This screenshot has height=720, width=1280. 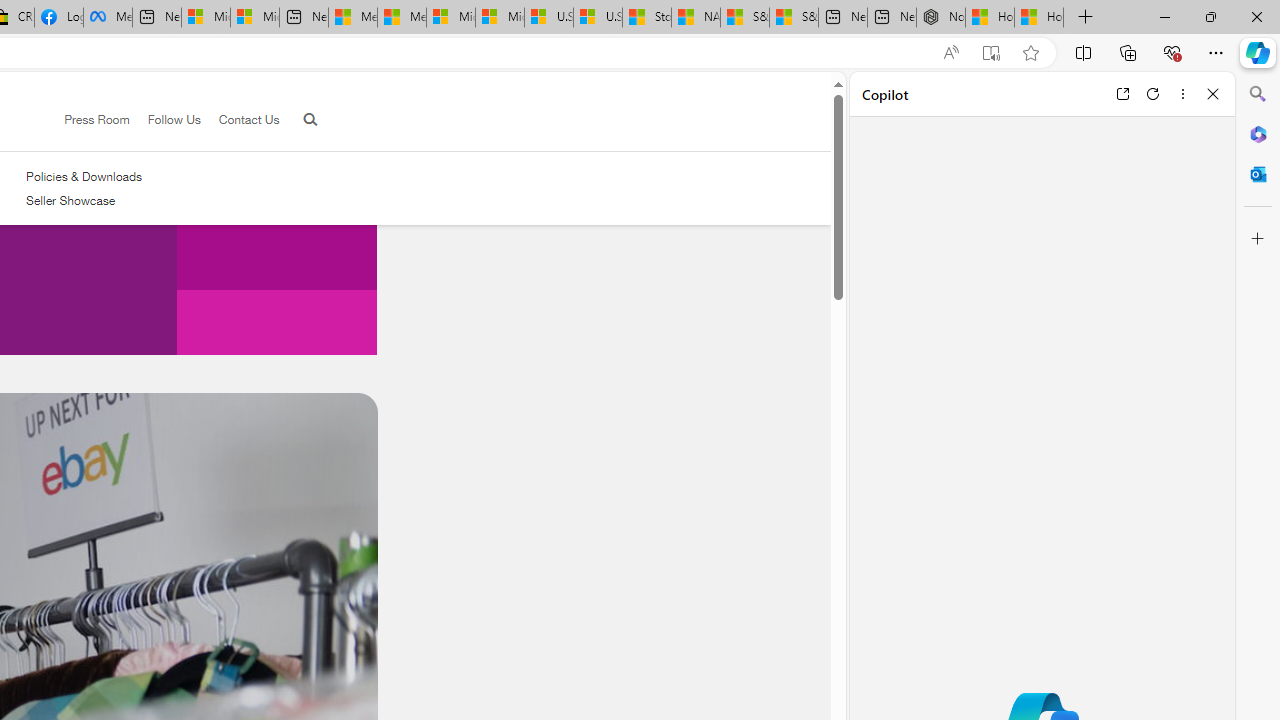 What do you see at coordinates (96, 119) in the screenshot?
I see `'Press Room'` at bounding box center [96, 119].